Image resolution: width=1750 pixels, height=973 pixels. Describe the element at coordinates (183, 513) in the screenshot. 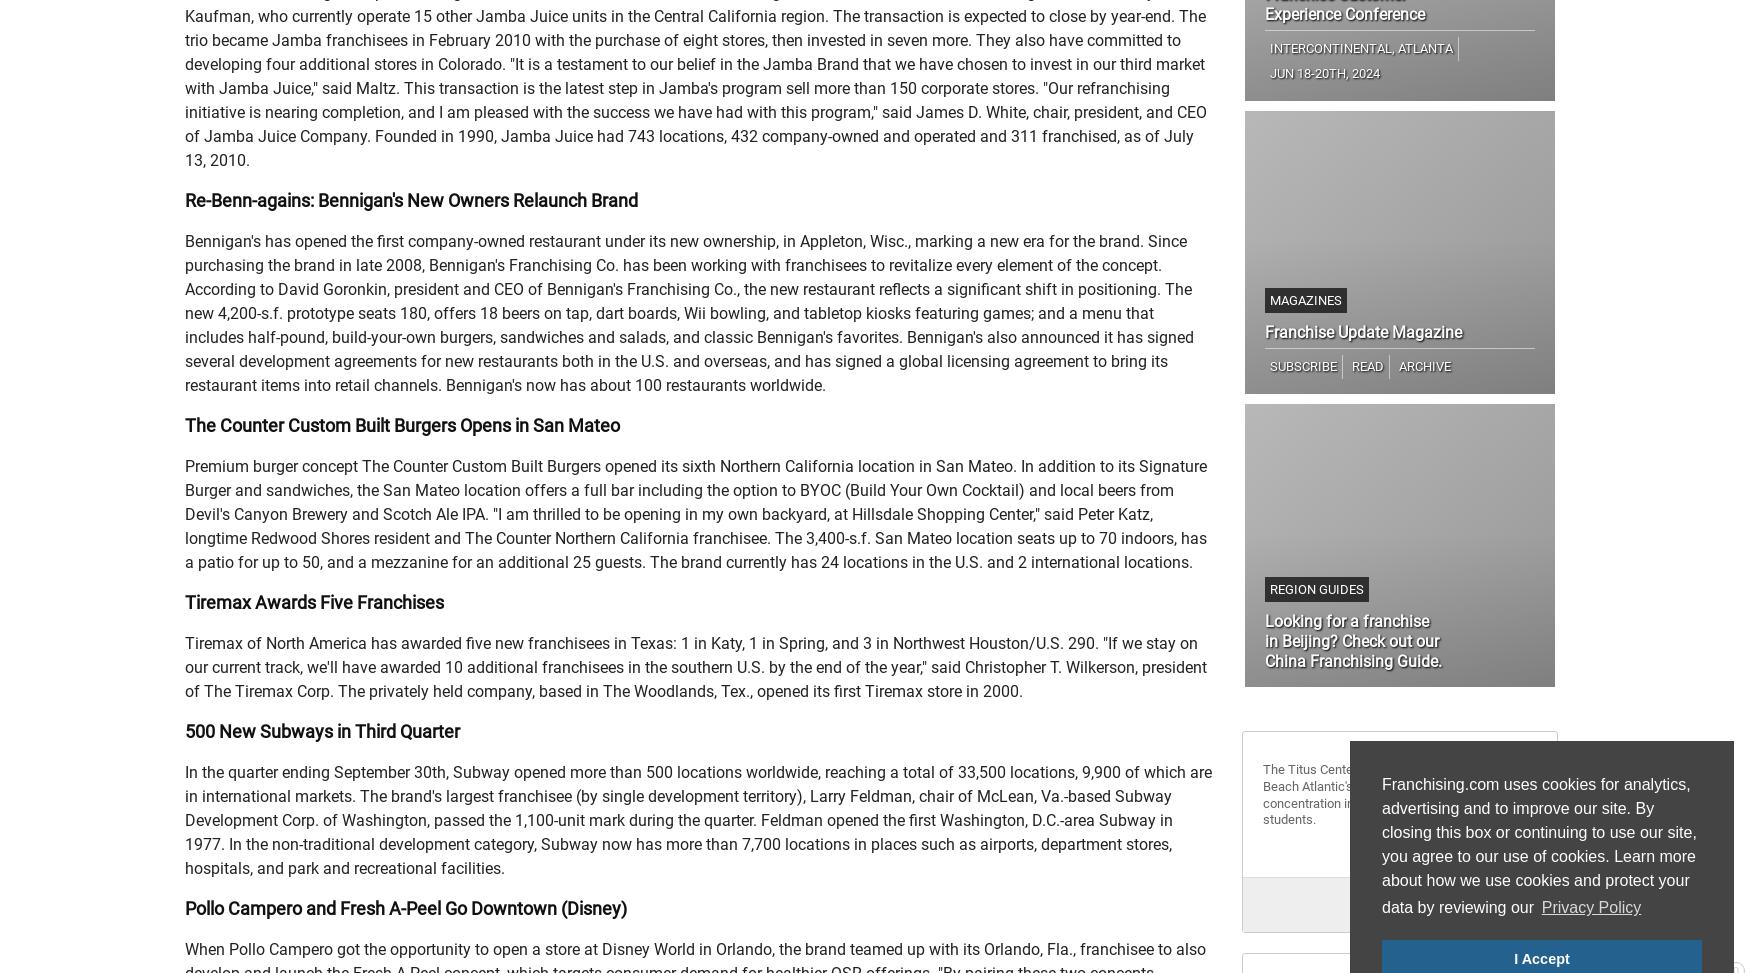

I see `'Premium burger concept The Counter Custom Built Burgers opened its sixth Northern California location in San Mateo. In addition to its Signature Burger and sandwiches, the San Mateo location offers a full bar including the option to BYOC (Build Your Own Cocktail) and local beers from Devil's Canyon Brewery and Scotch Ale IPA. "I am thrilled to be opening in my own backyard, at Hillsdale Shopping Center," said Peter Katz, longtime Redwood Shores resident and The Counter Northern California franchisee. The 3,400-s.f. San Mateo location seats up to 70 indoors, has a patio for up to 50, and a mezzanine for an additional 25 guests. The brand currently has 24 locations in the U.S. and 2 international locations.'` at that location.